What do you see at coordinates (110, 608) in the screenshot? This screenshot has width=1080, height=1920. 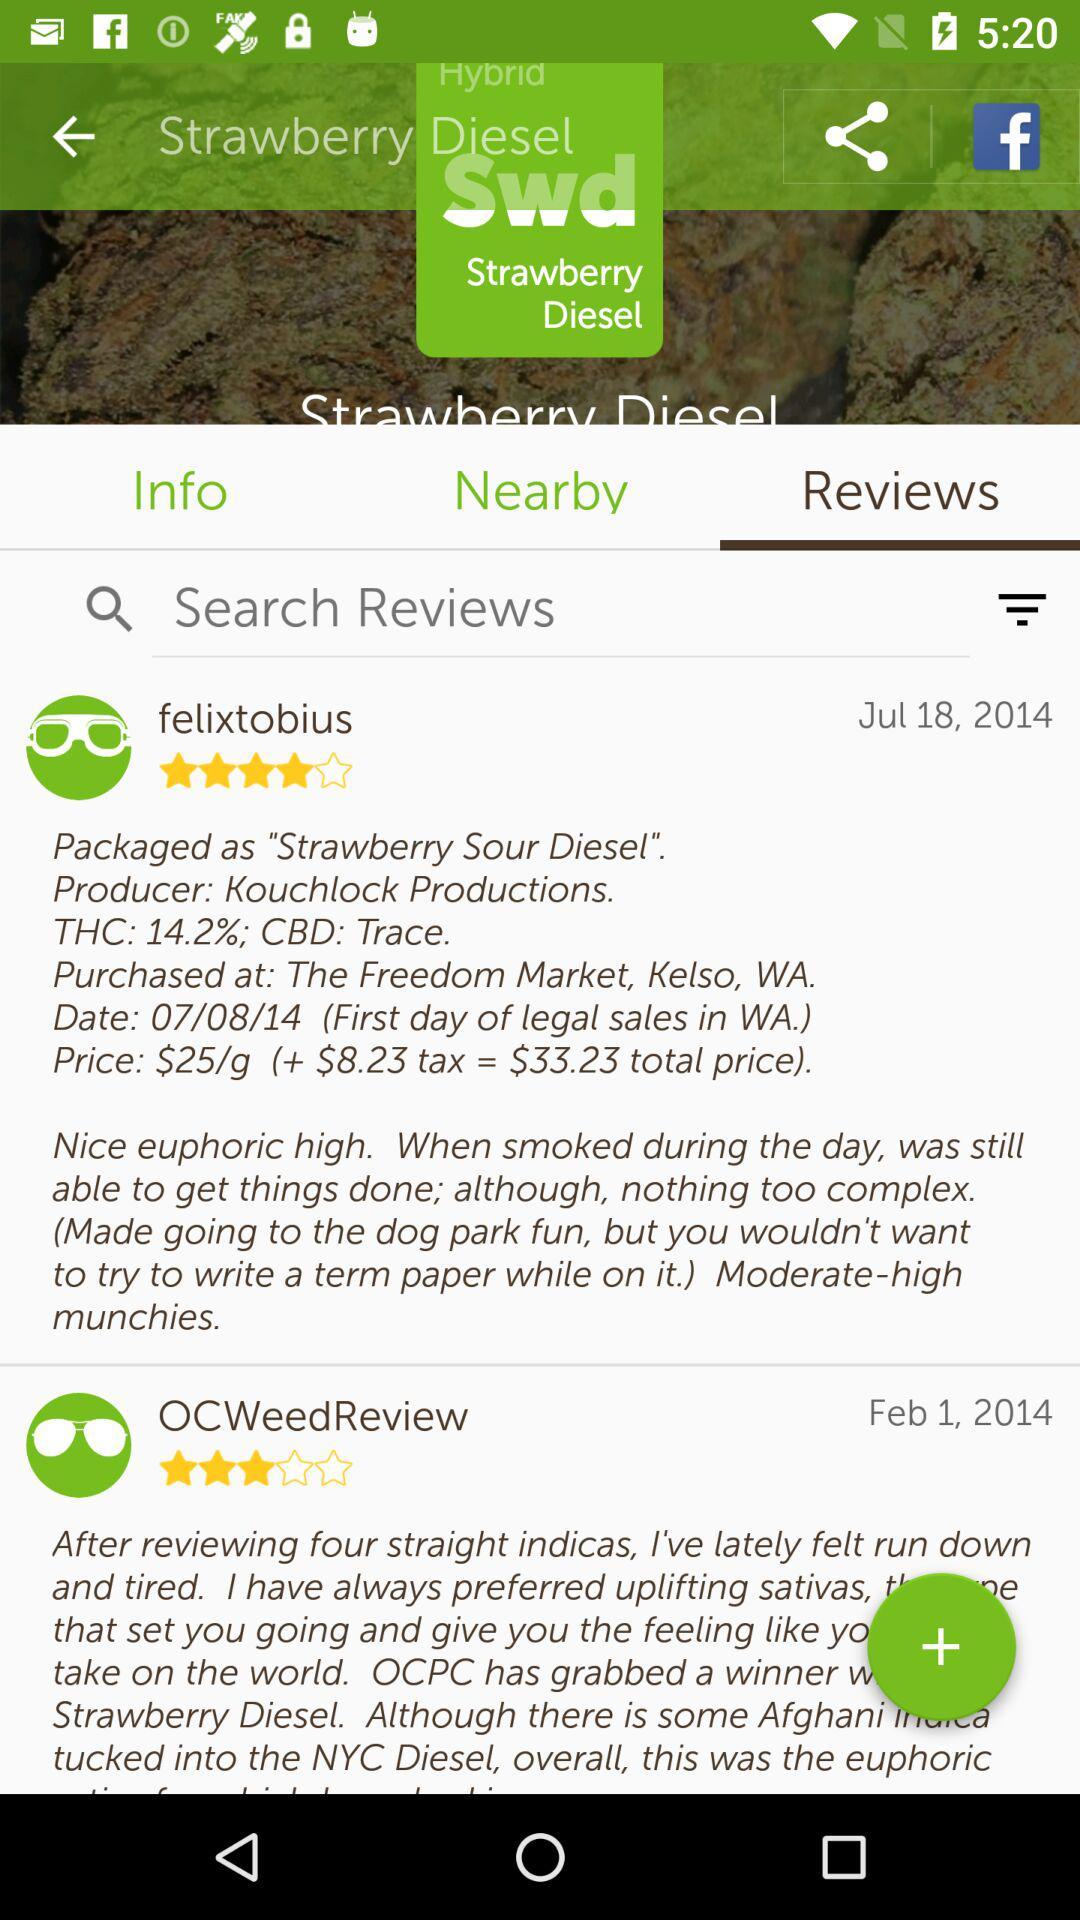 I see `the search icon` at bounding box center [110, 608].